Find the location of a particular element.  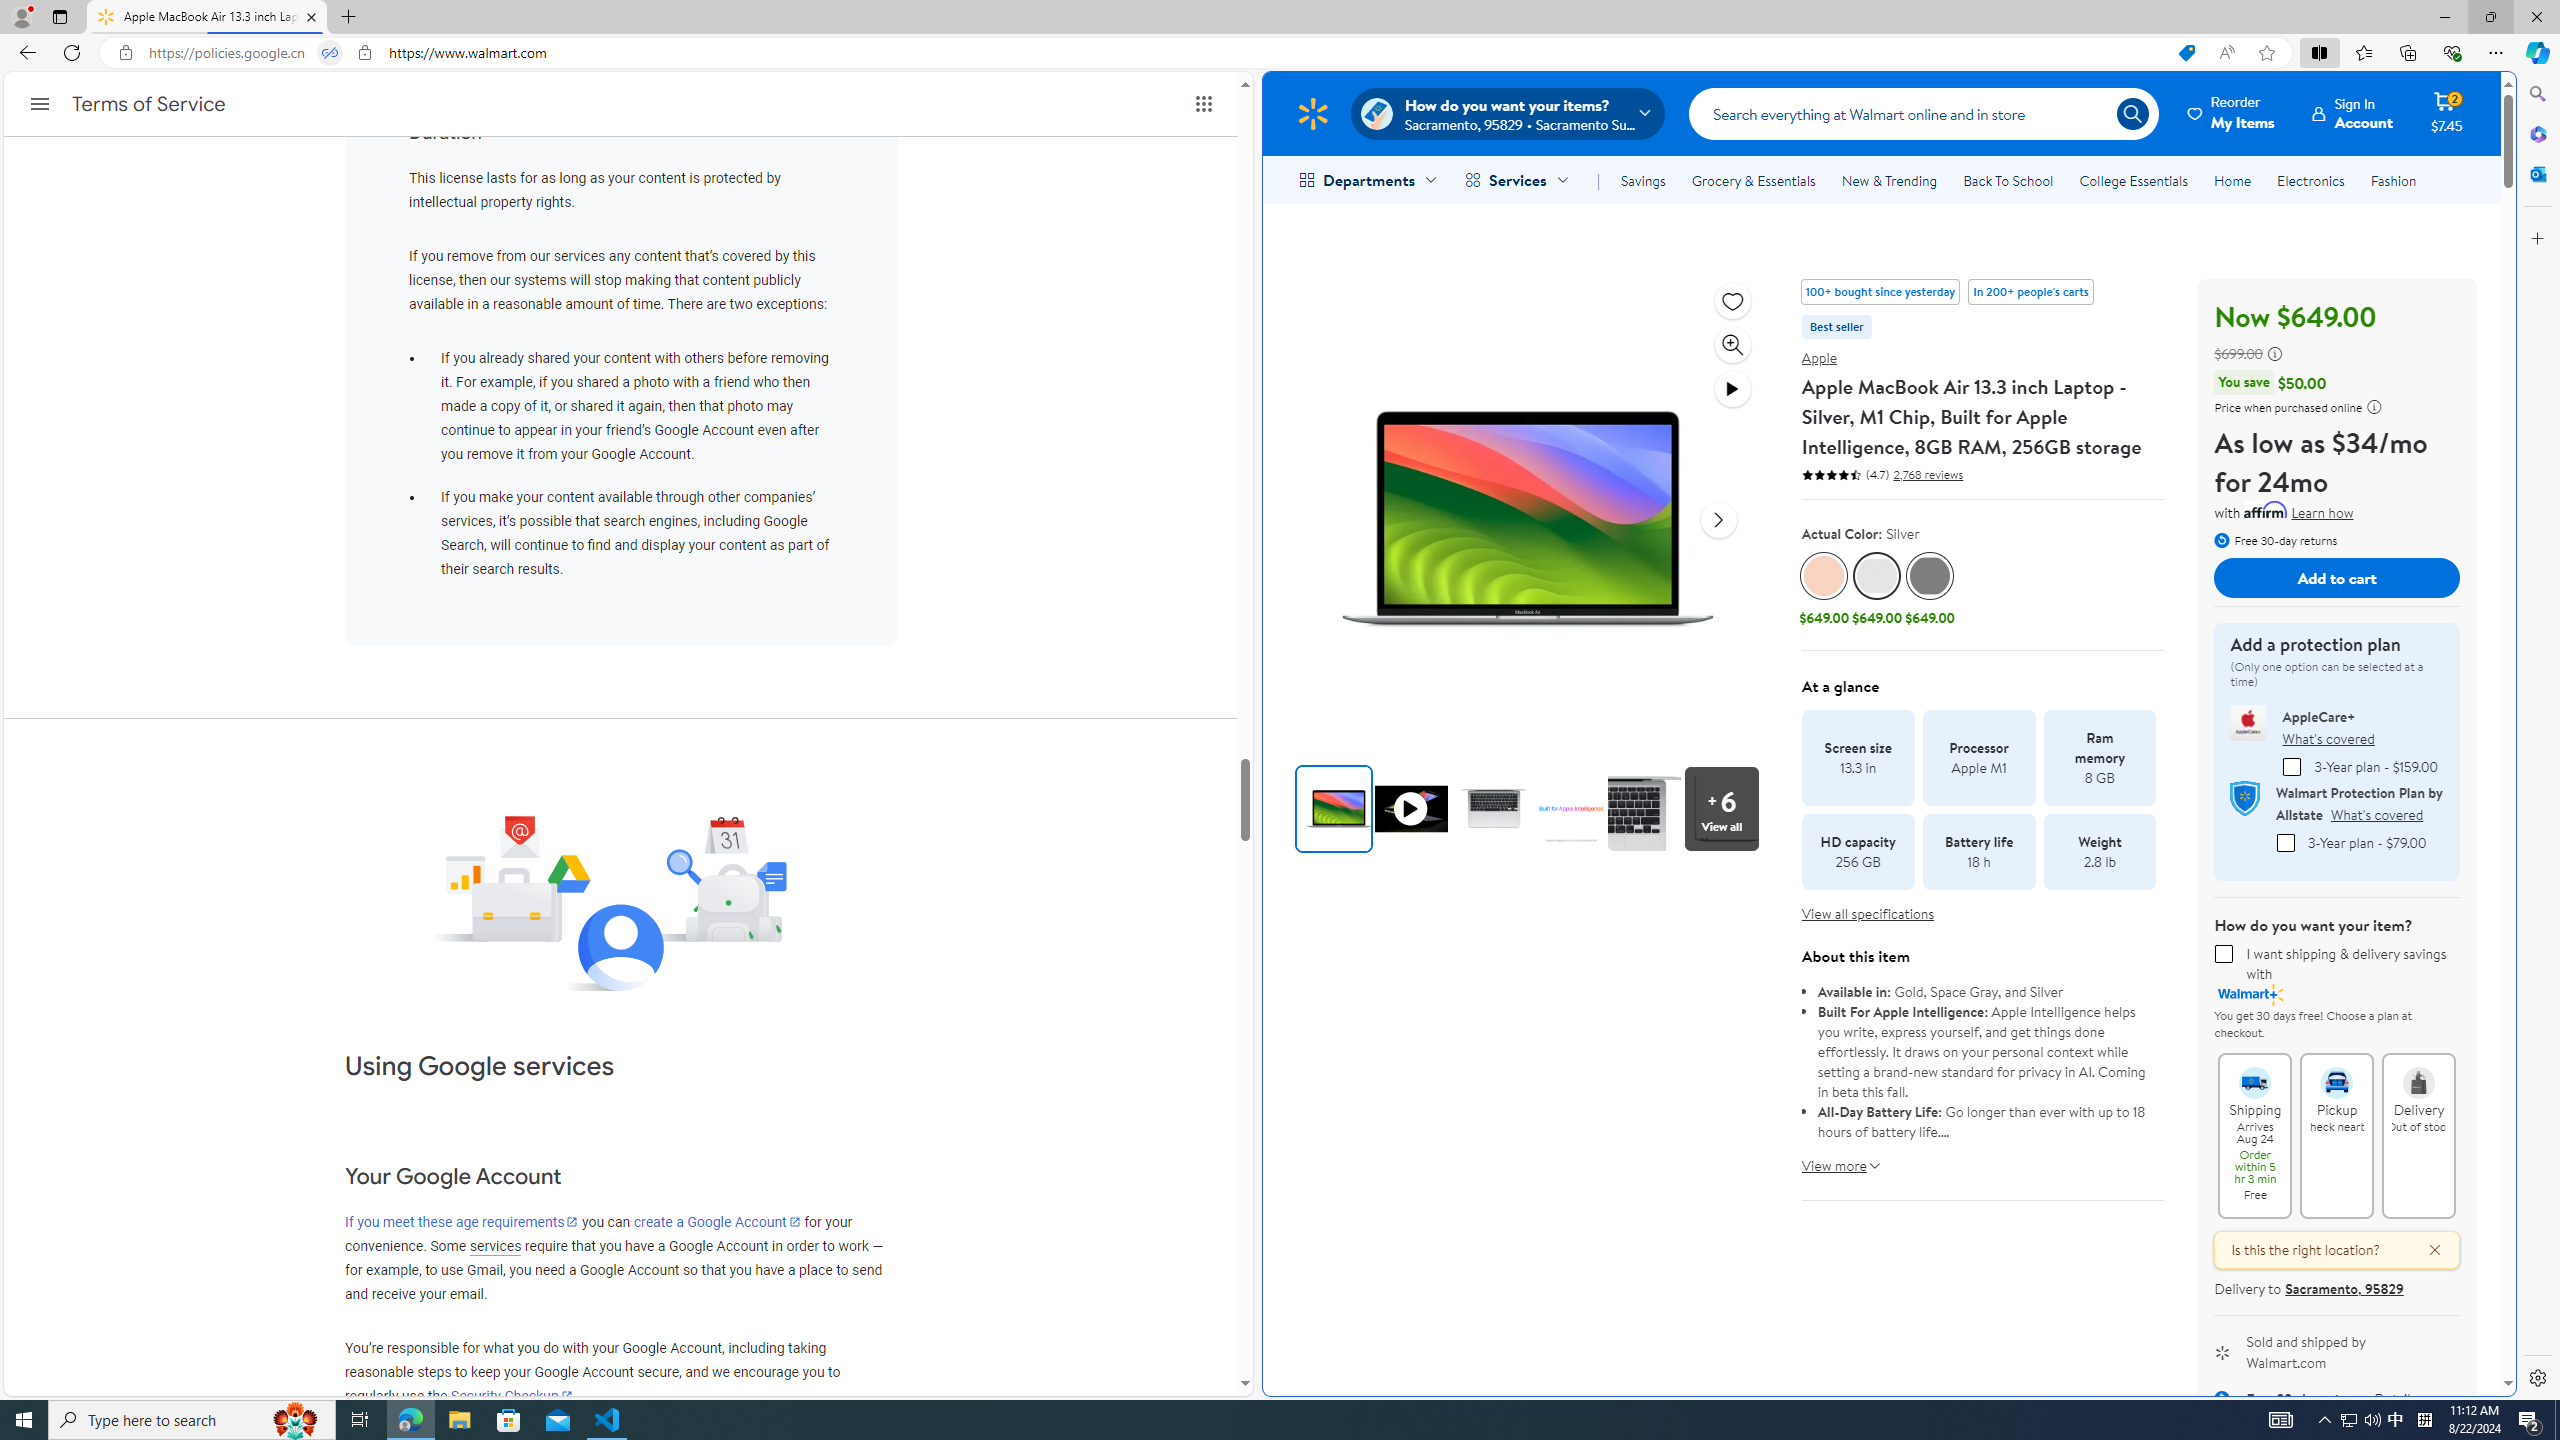

'Walmart Homepage' is located at coordinates (1312, 112).